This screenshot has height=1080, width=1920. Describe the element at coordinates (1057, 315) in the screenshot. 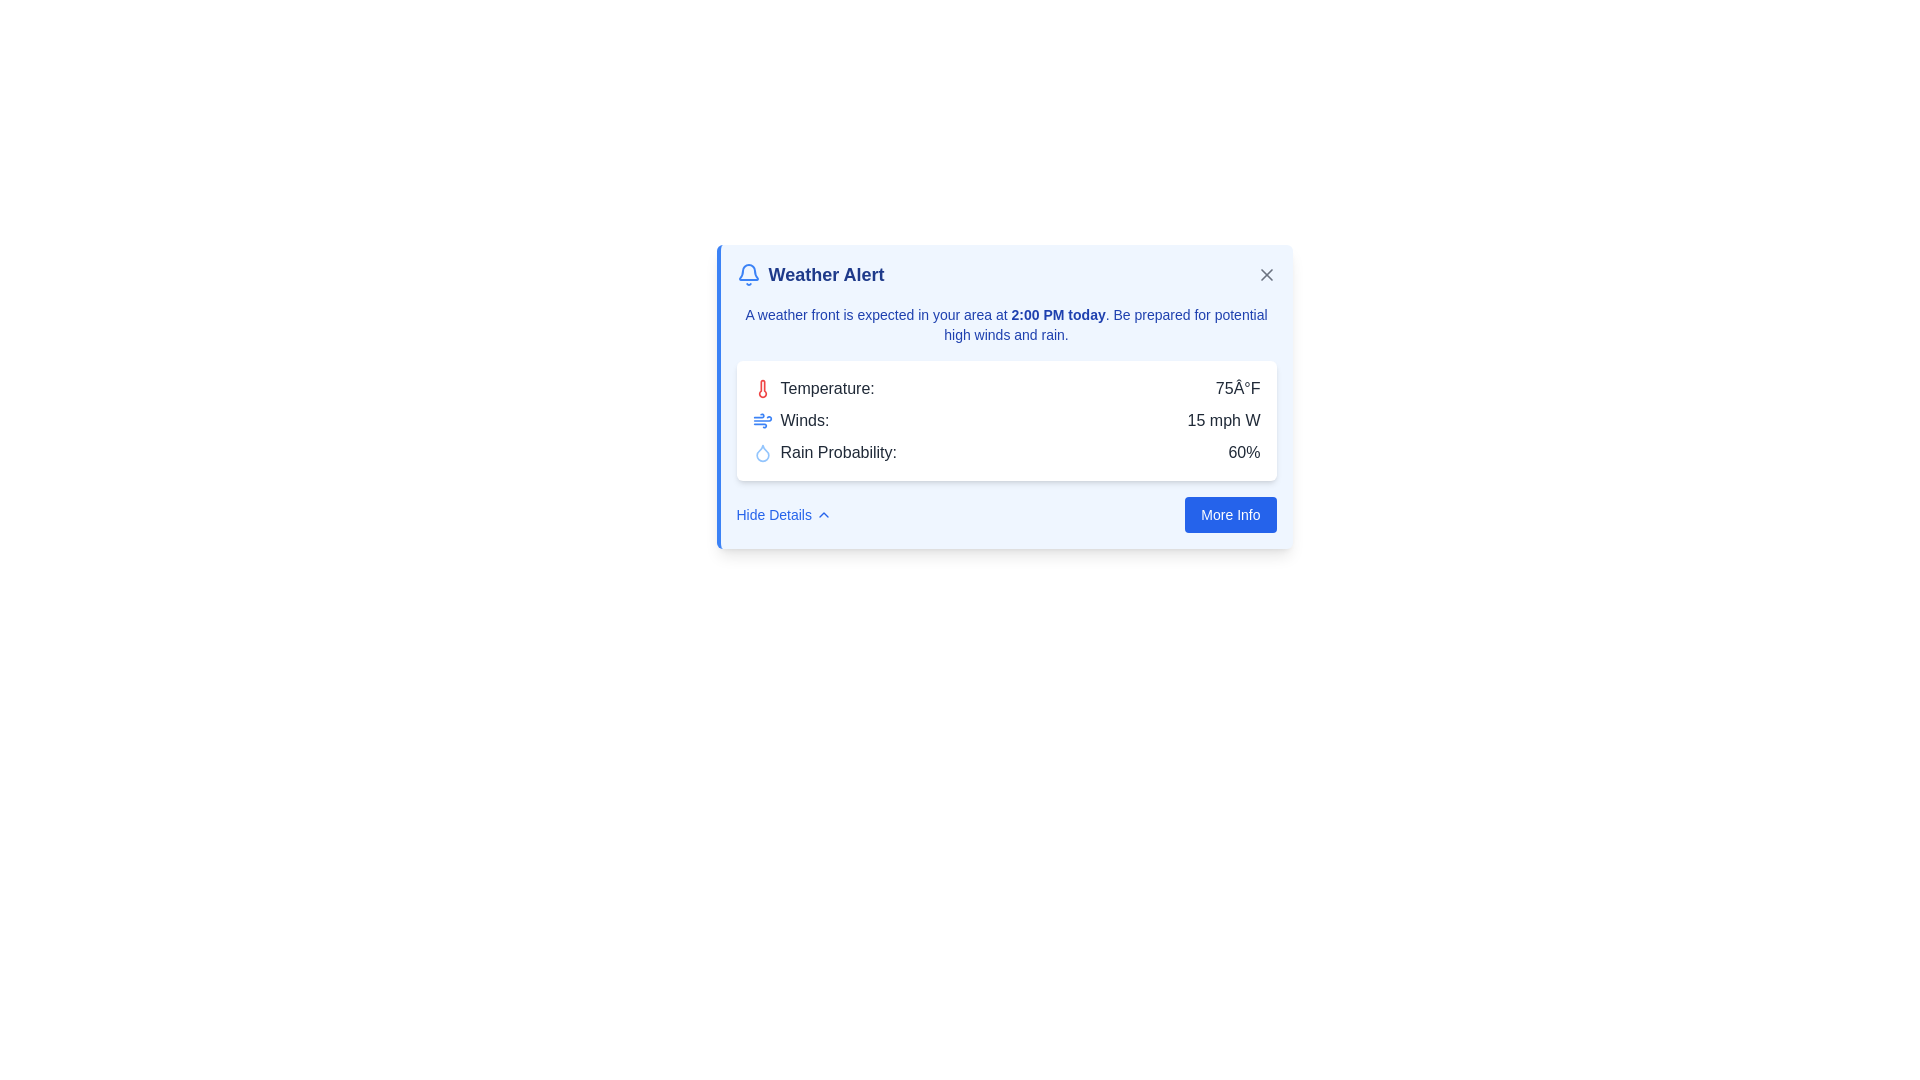

I see `the text providing event timing information in the 'Weather Alert' dialog box` at that location.